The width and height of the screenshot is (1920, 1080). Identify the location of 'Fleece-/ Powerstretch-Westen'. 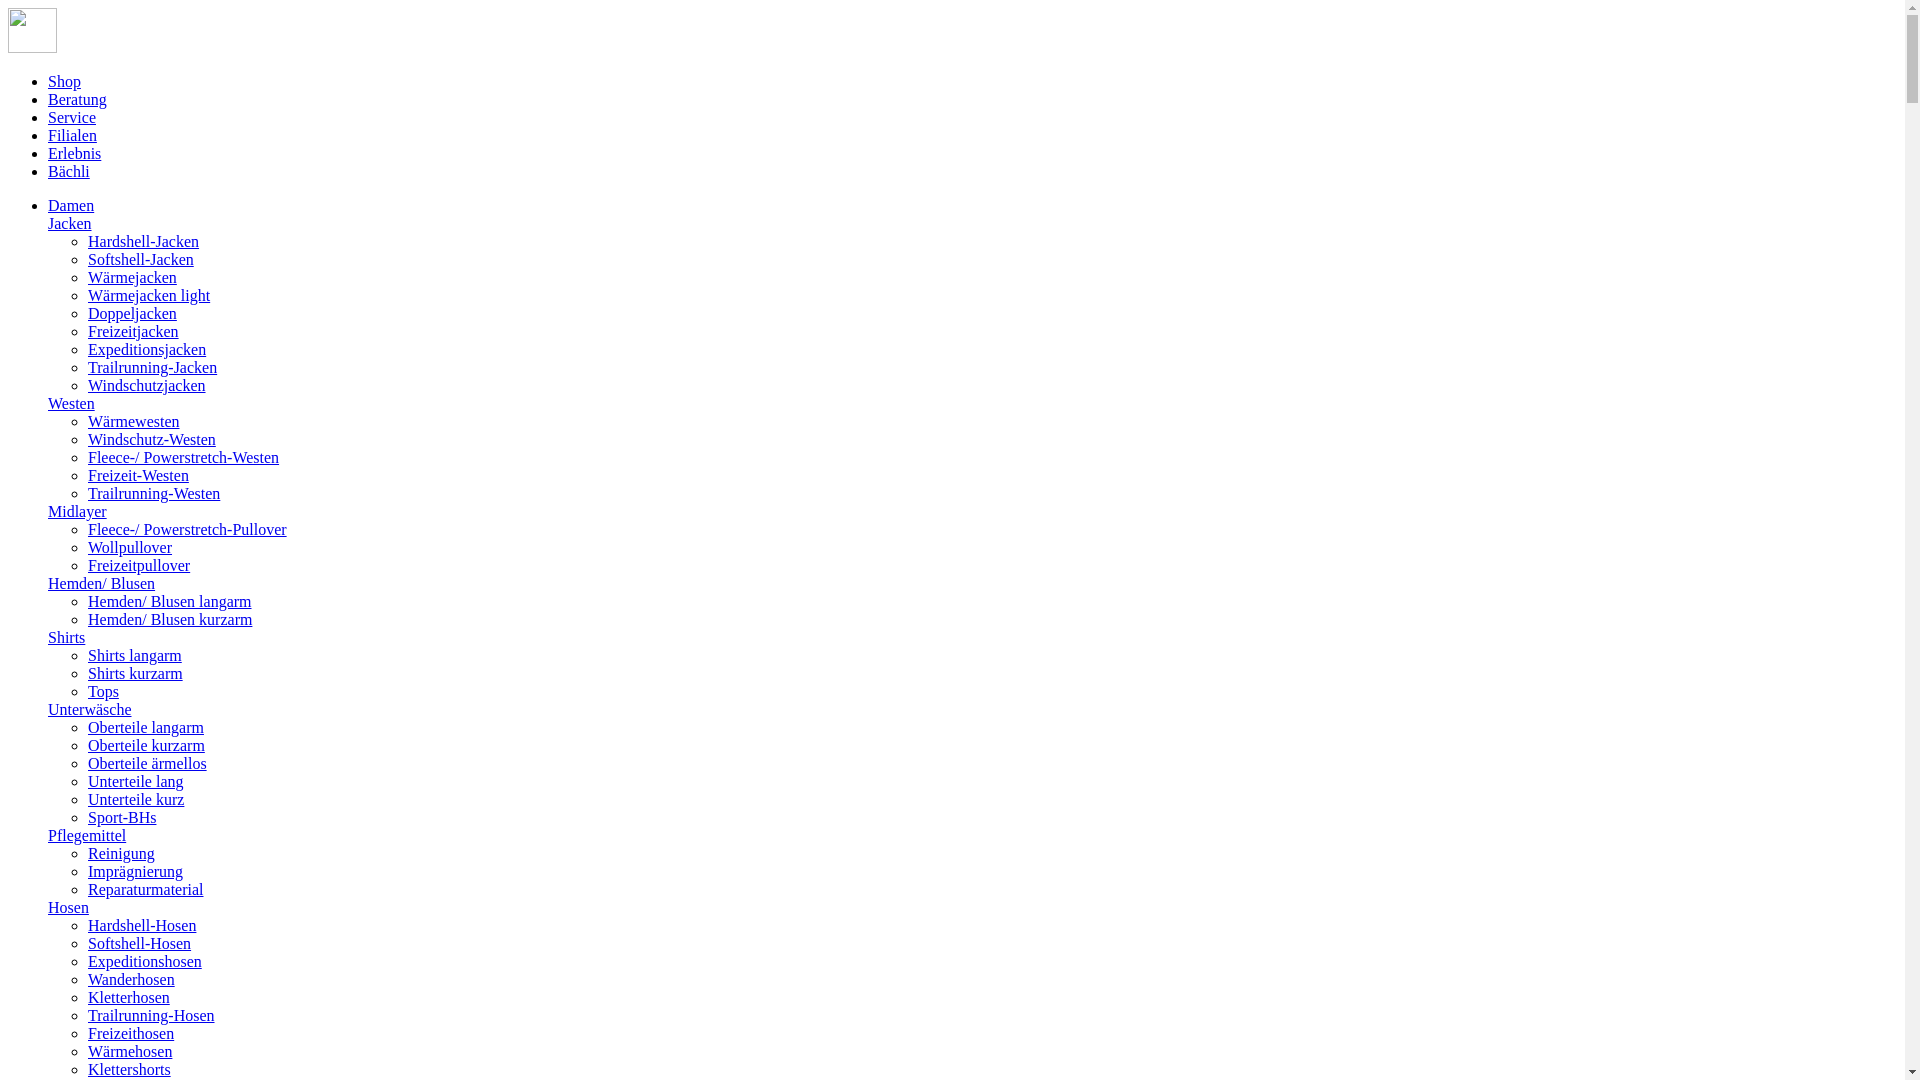
(183, 457).